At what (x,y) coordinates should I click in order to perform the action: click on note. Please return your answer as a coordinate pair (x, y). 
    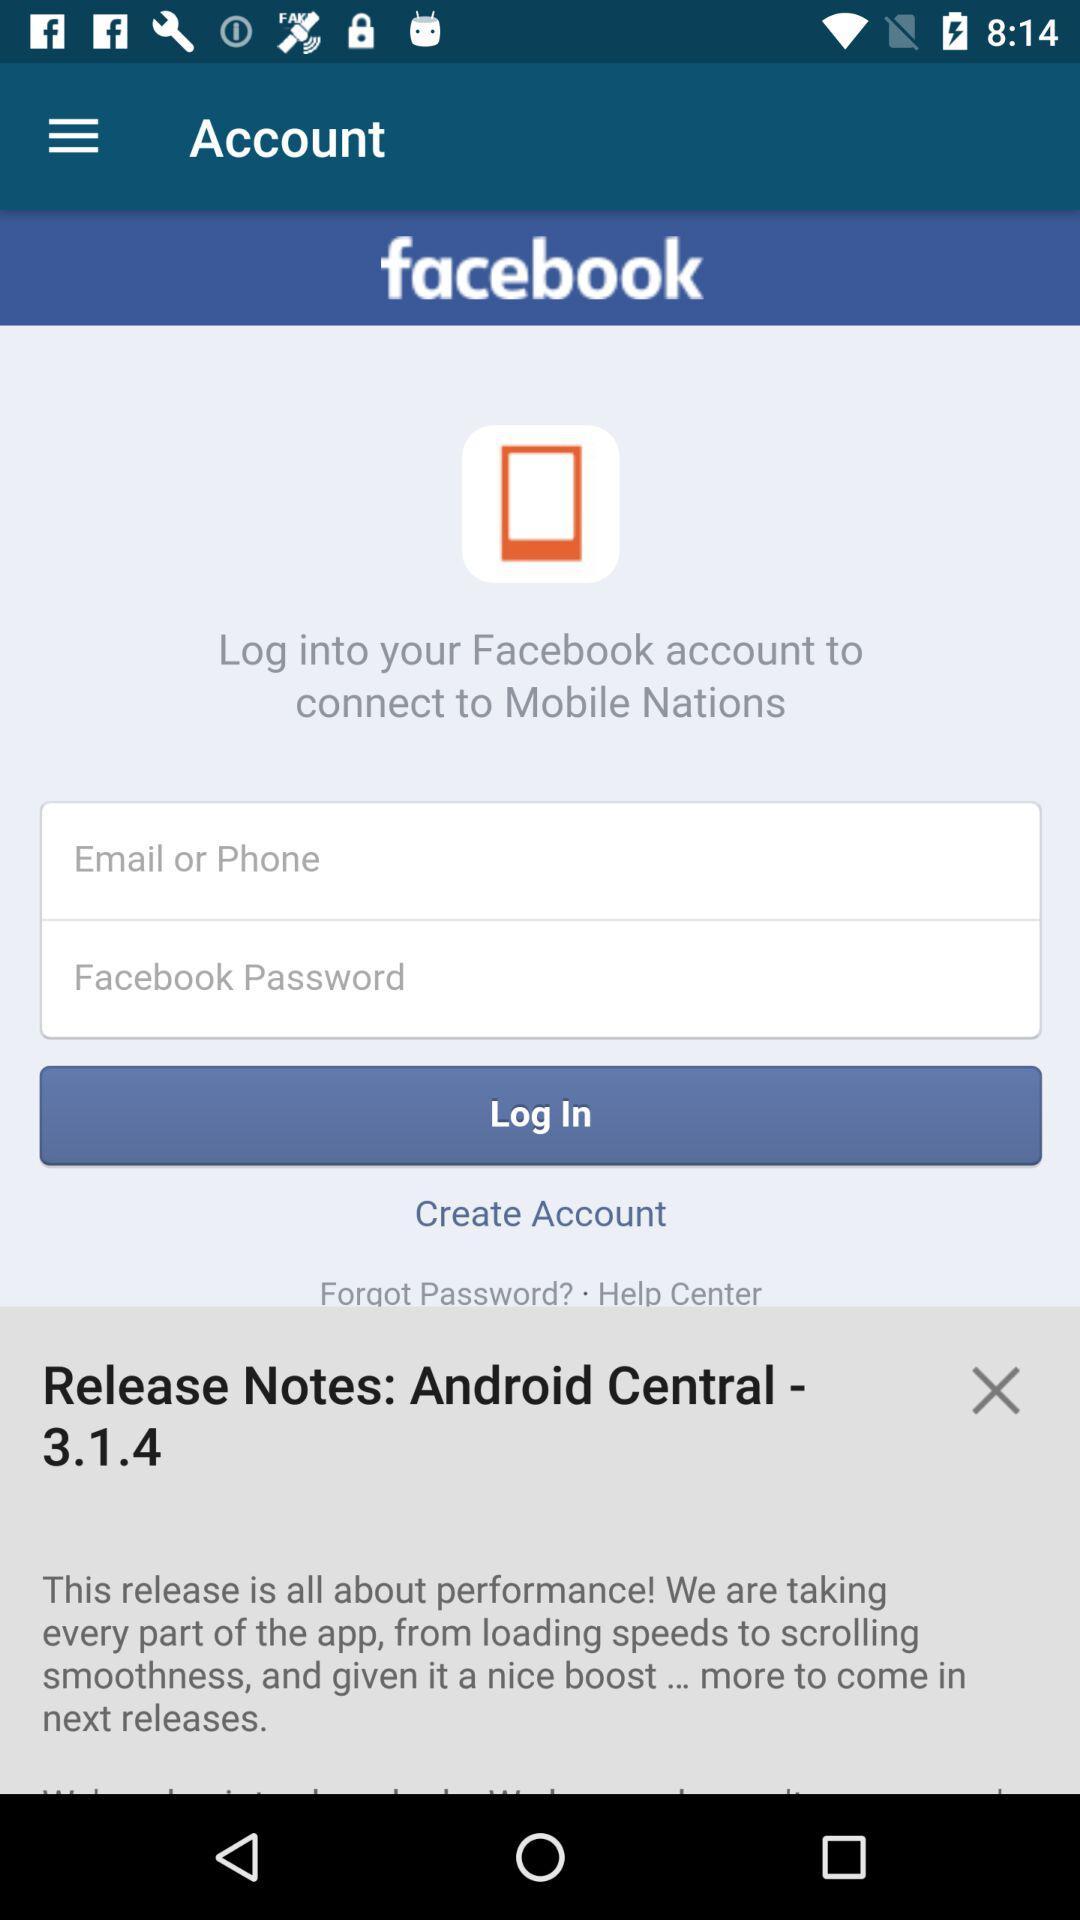
    Looking at the image, I should click on (995, 1389).